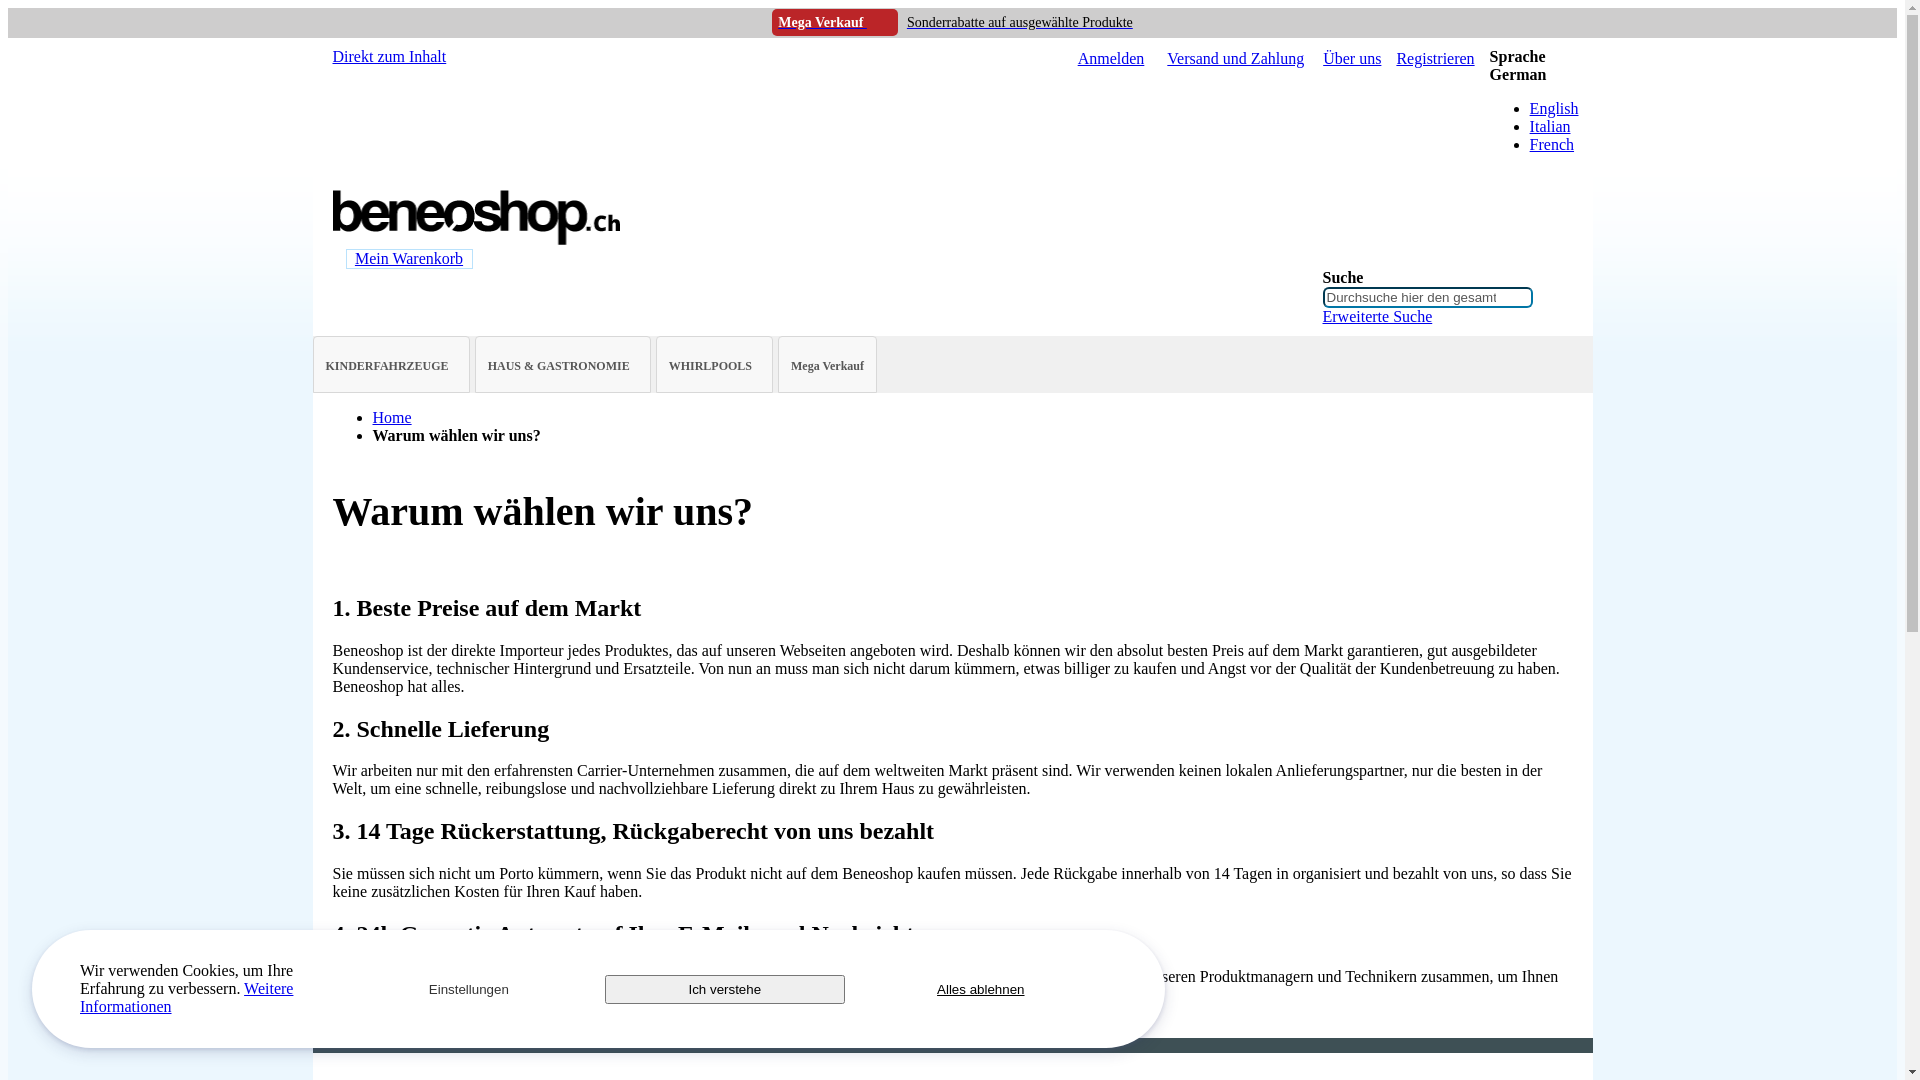 The width and height of the screenshot is (1920, 1080). I want to click on 'French', so click(1550, 143).